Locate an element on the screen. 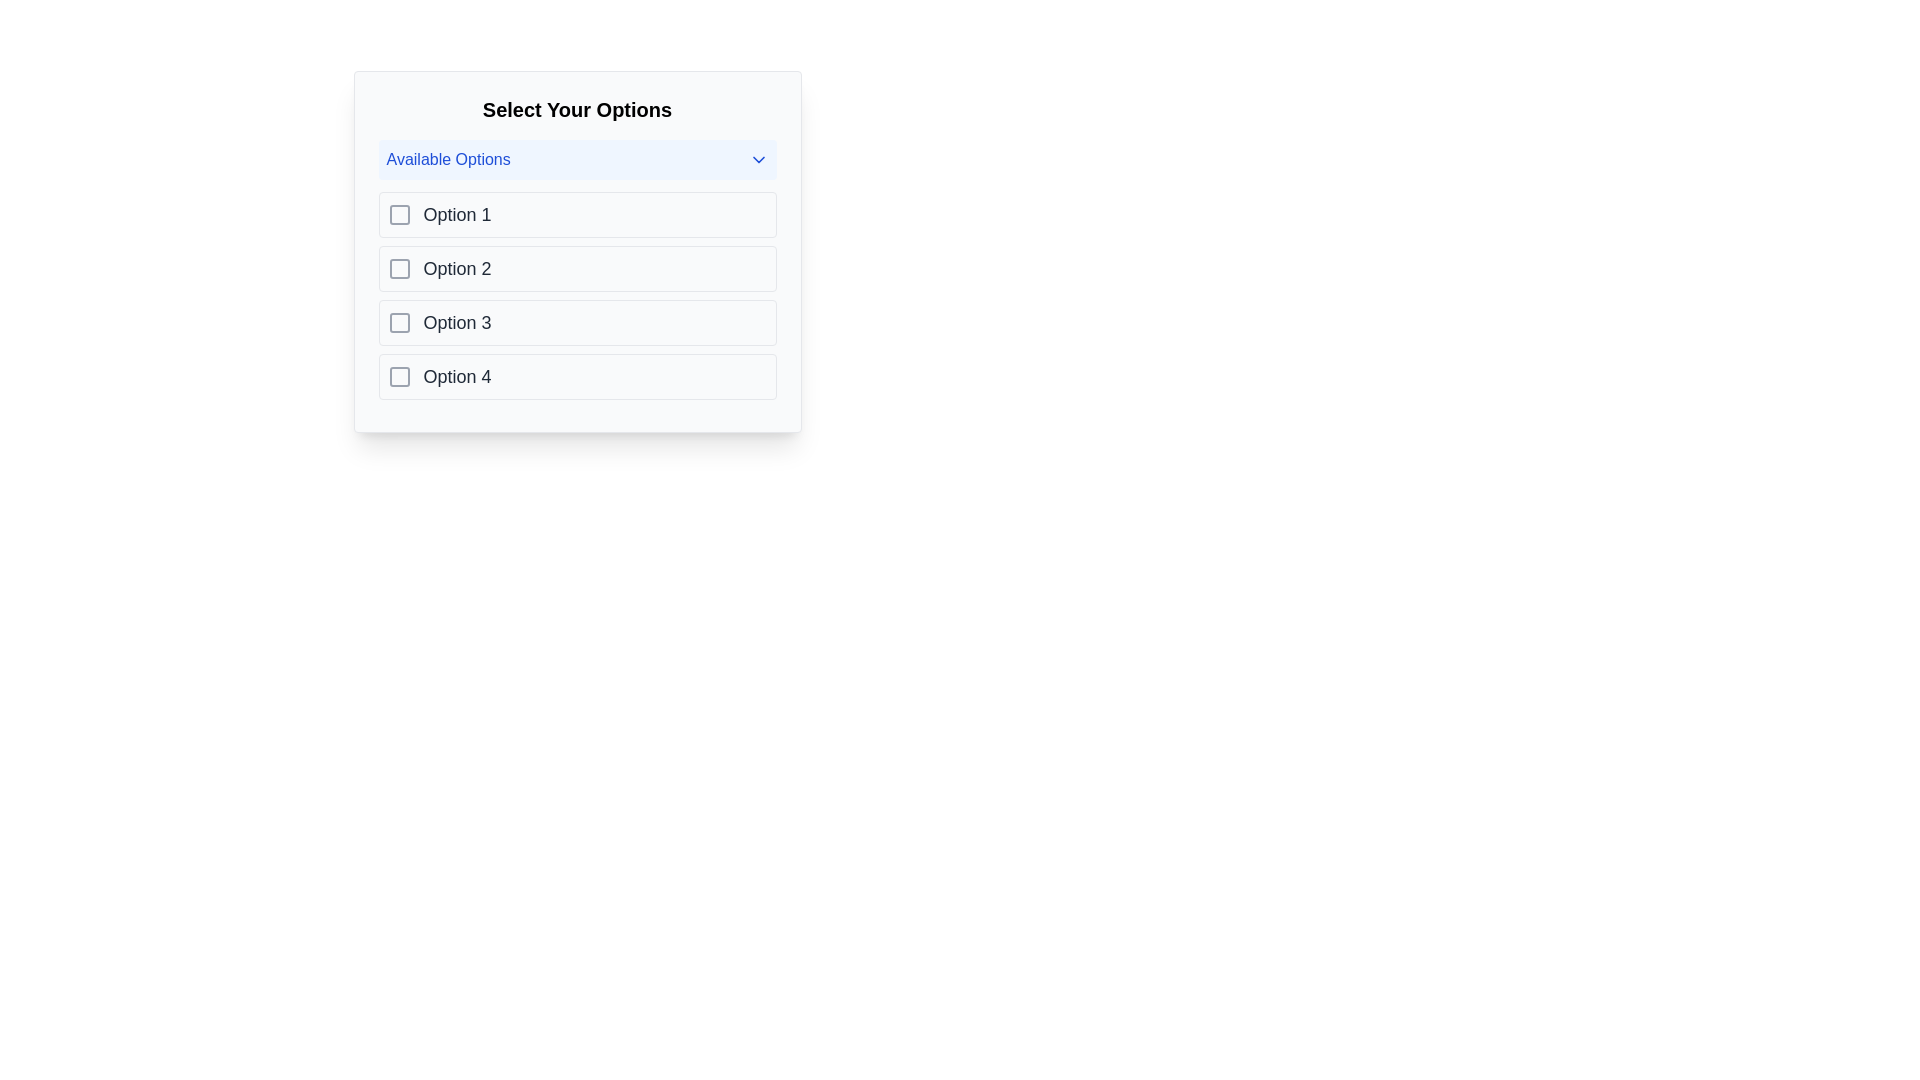 The height and width of the screenshot is (1080, 1920). the checkbox of the fourth option labeled 'Option 4' is located at coordinates (399, 377).